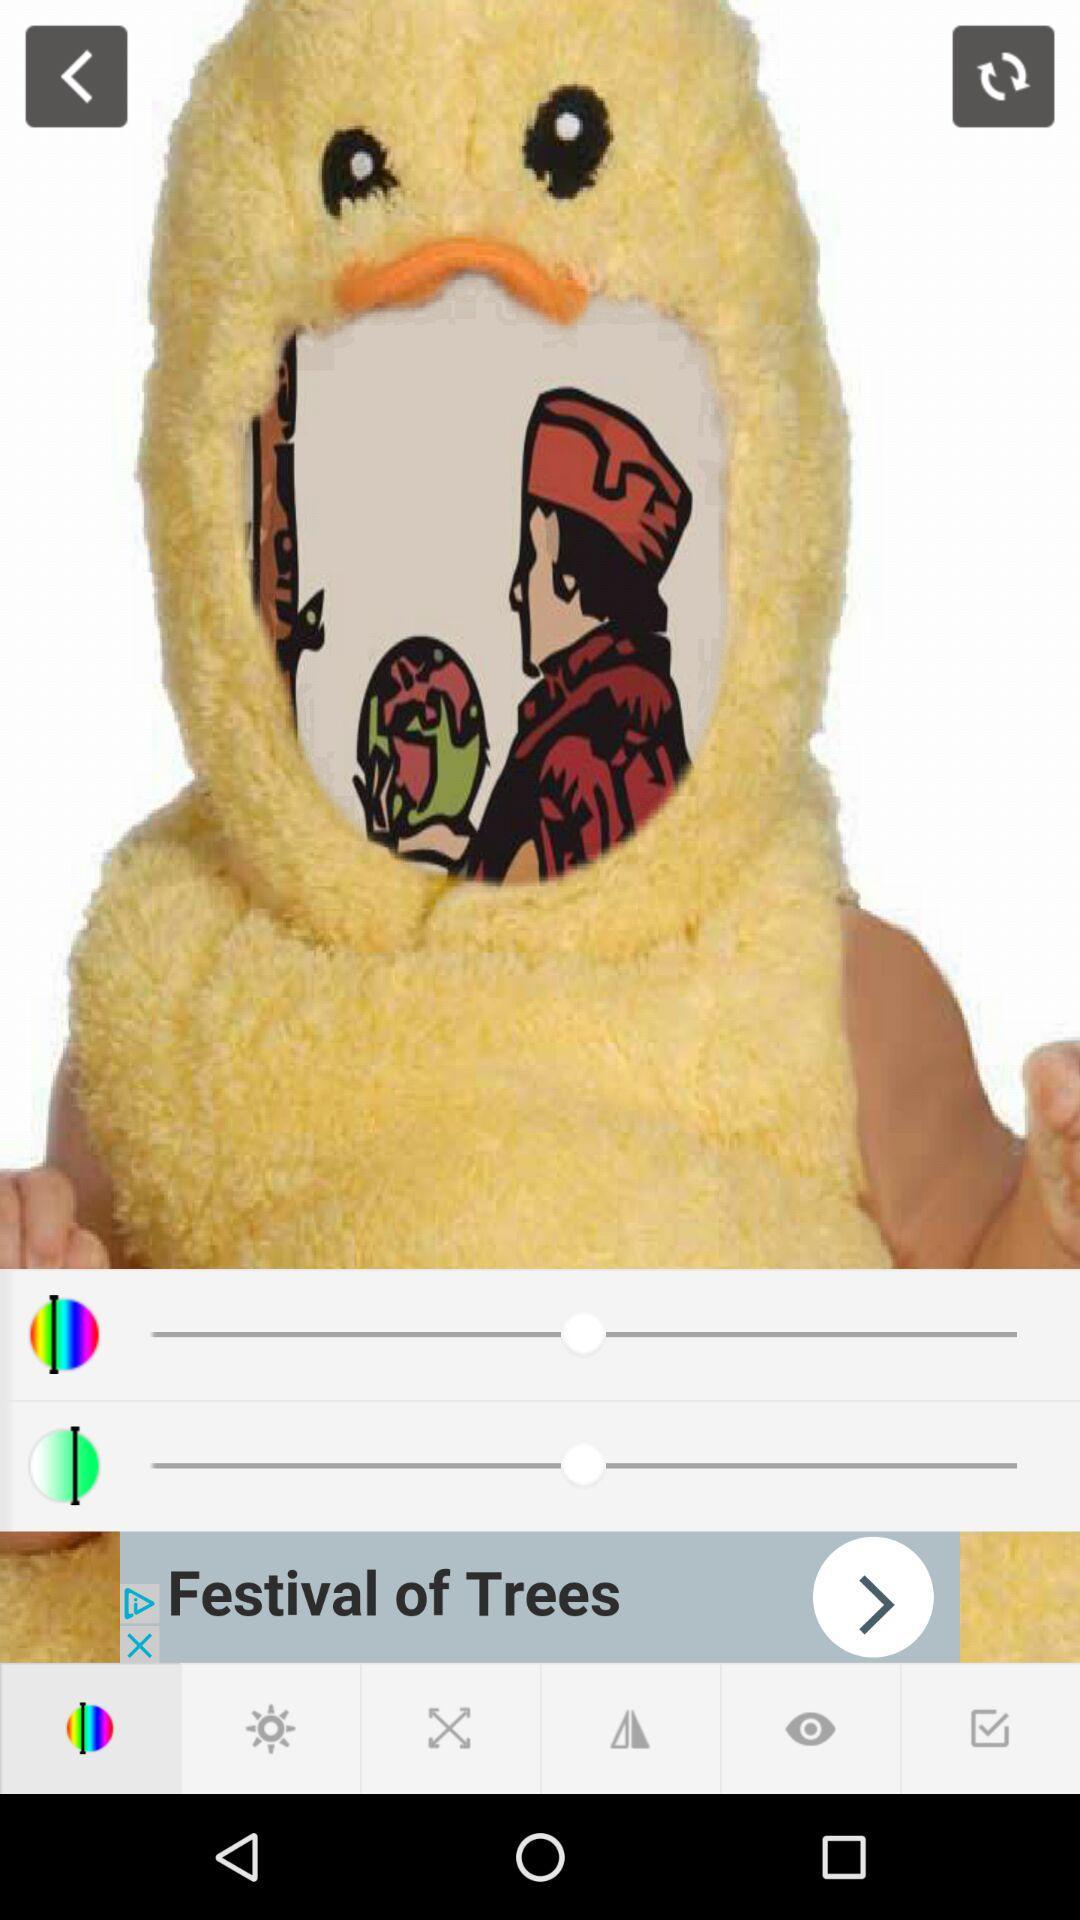  I want to click on the refresh icon, so click(1003, 76).